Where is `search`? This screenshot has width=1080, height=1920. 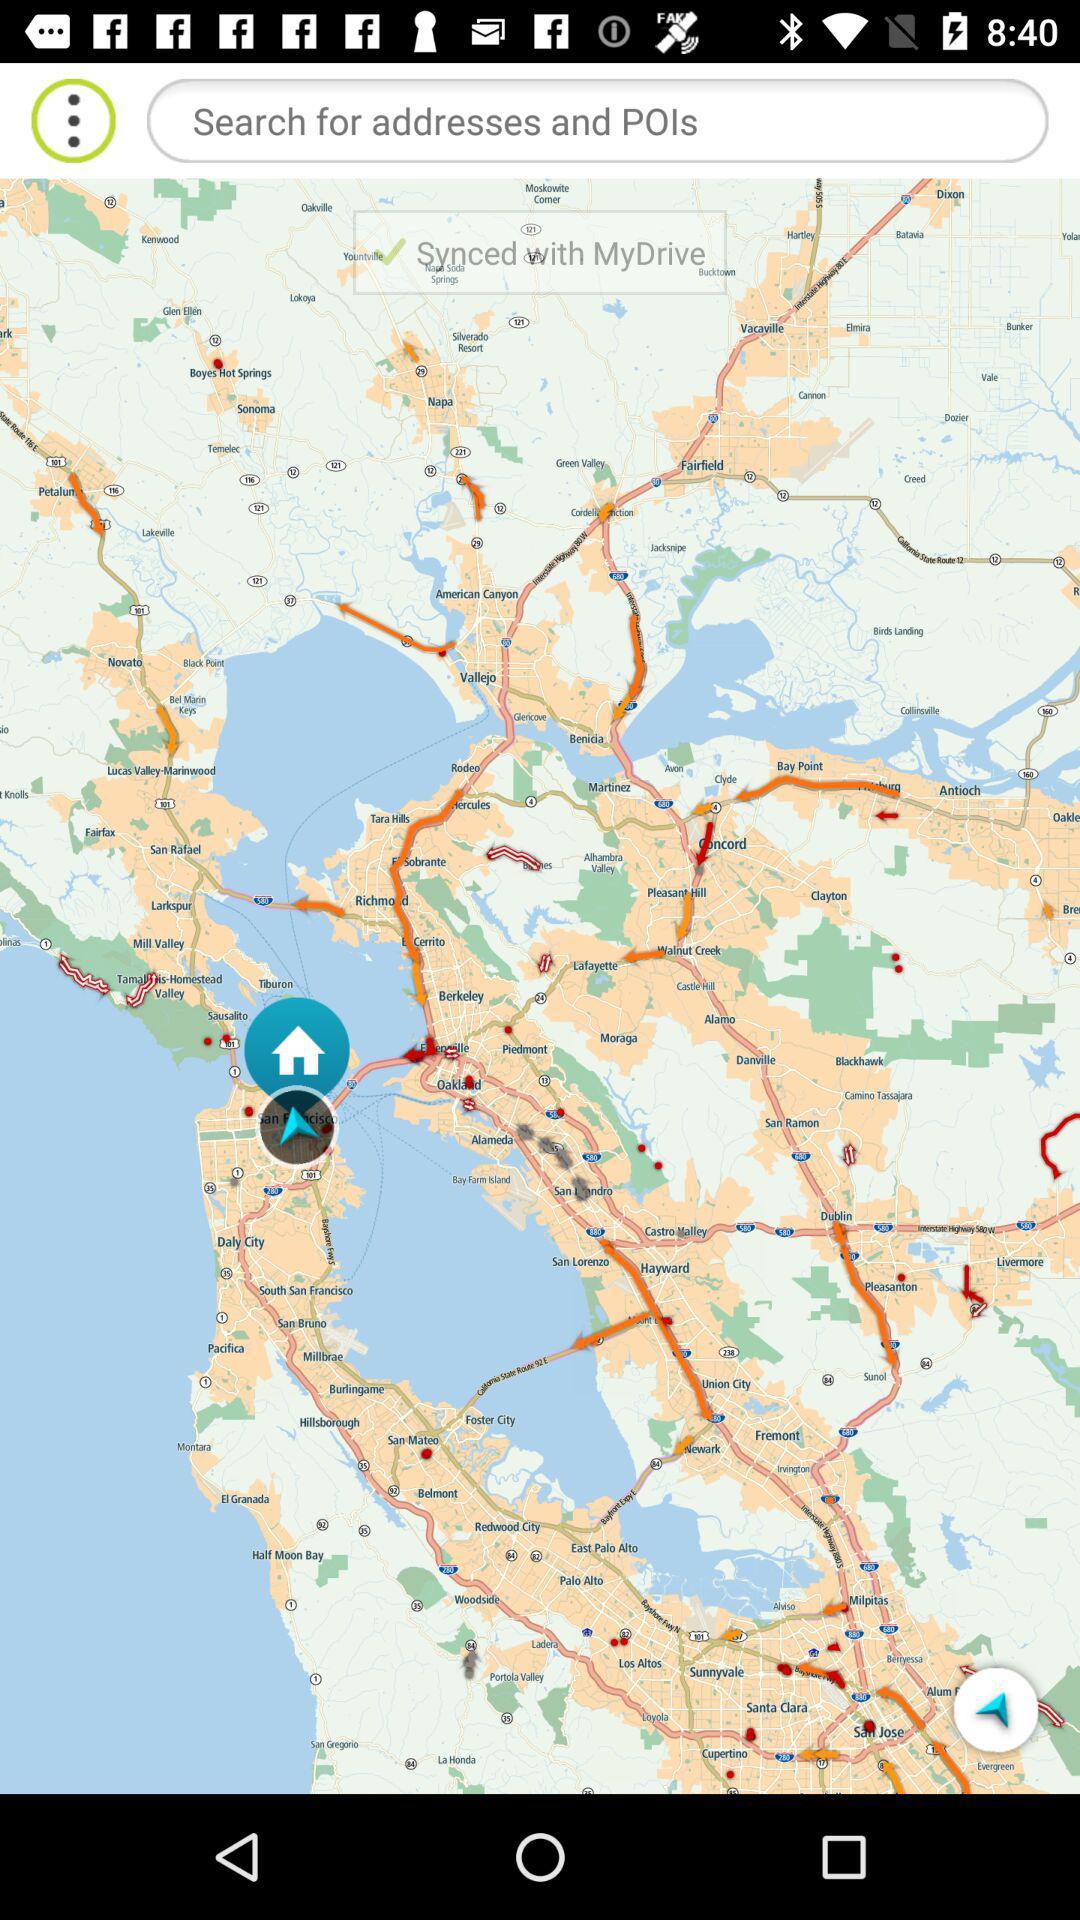
search is located at coordinates (596, 119).